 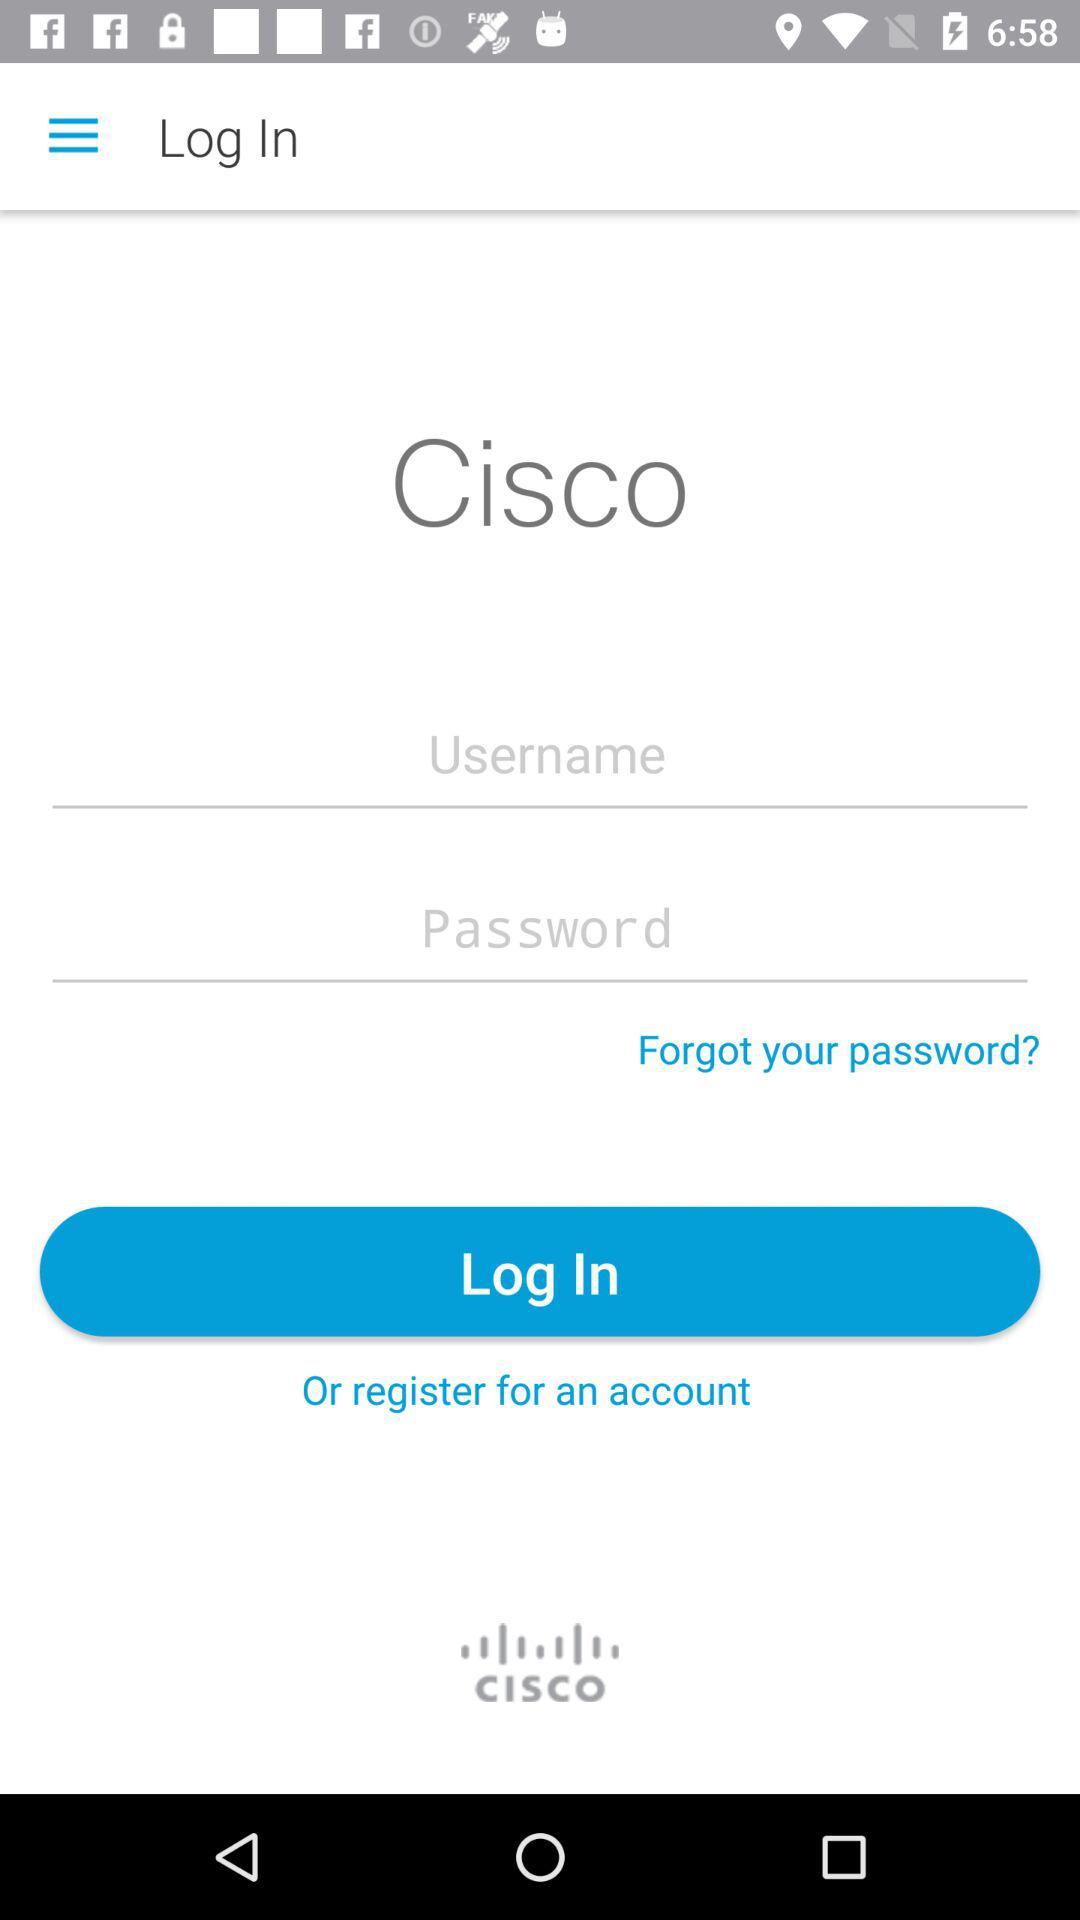 What do you see at coordinates (838, 1047) in the screenshot?
I see `forgot your password? on the right` at bounding box center [838, 1047].